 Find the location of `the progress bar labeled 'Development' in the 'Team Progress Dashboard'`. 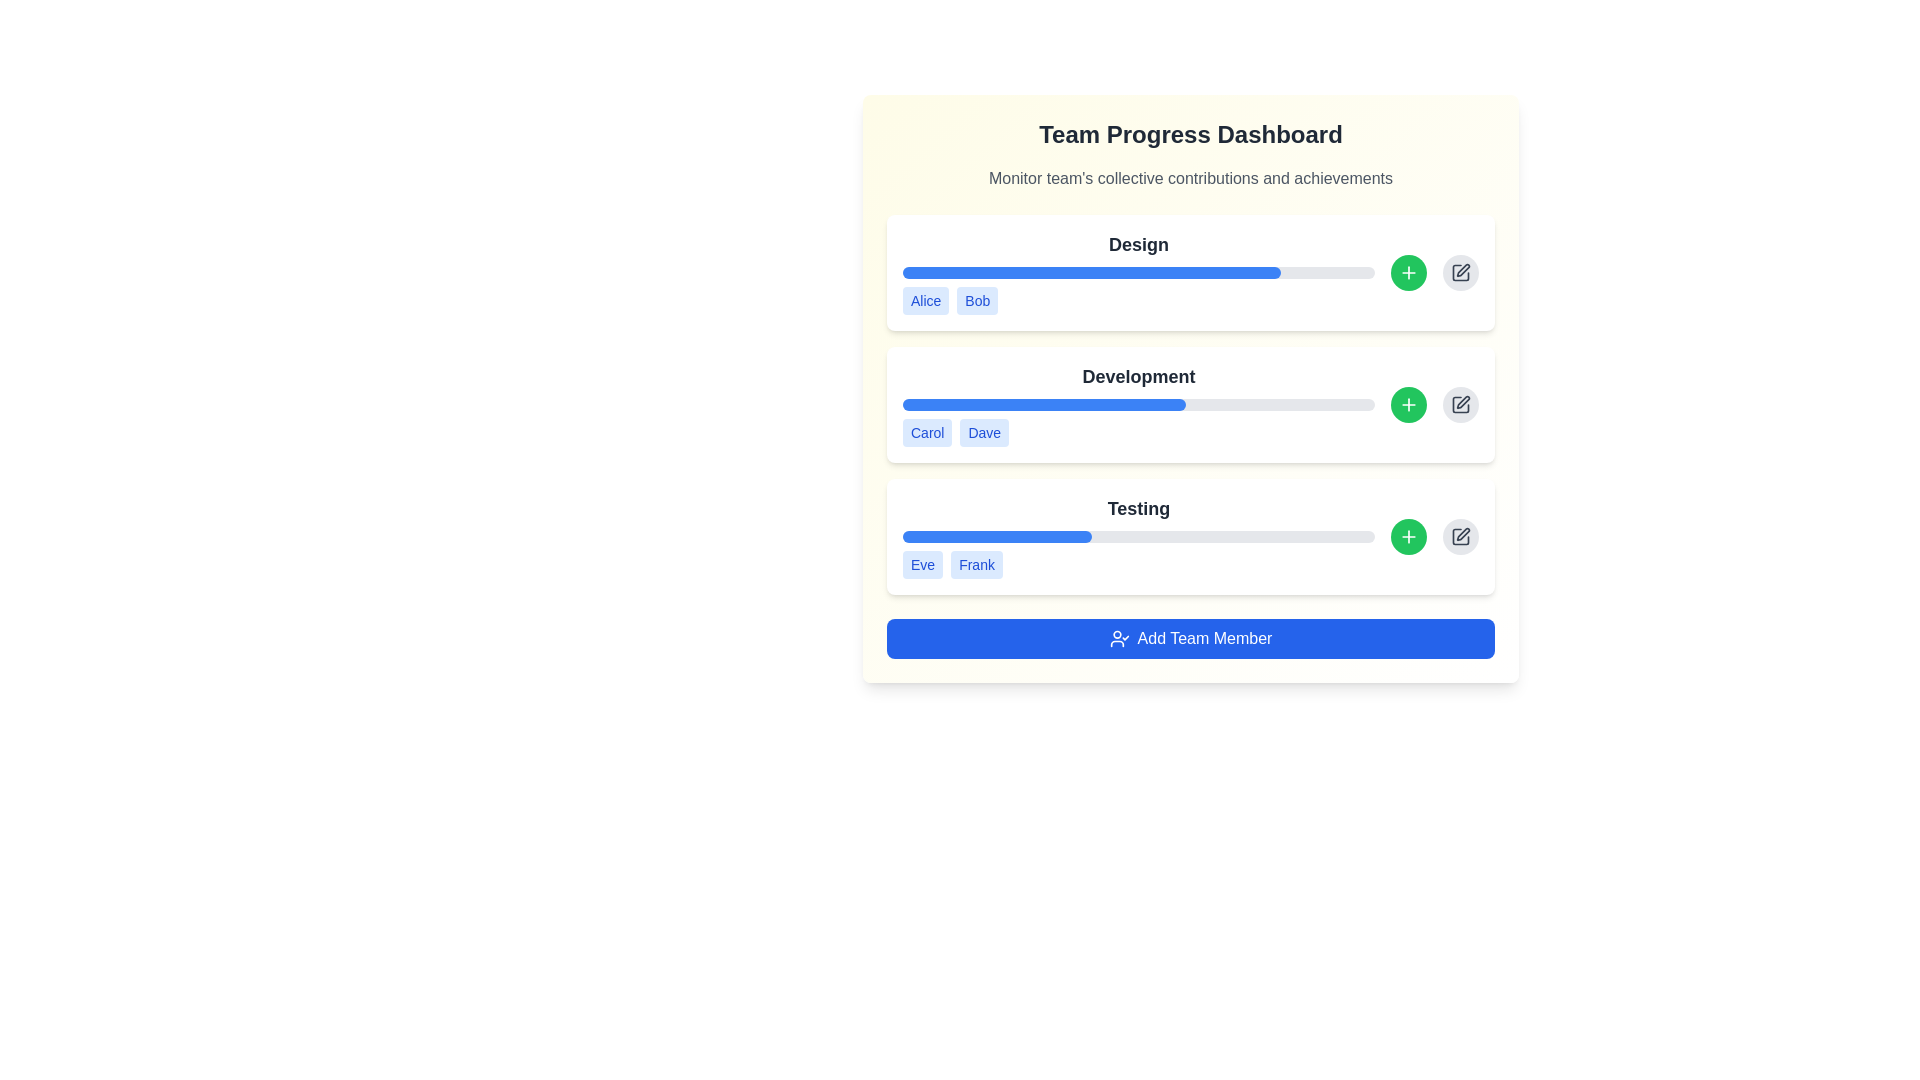

the progress bar labeled 'Development' in the 'Team Progress Dashboard' is located at coordinates (1190, 405).